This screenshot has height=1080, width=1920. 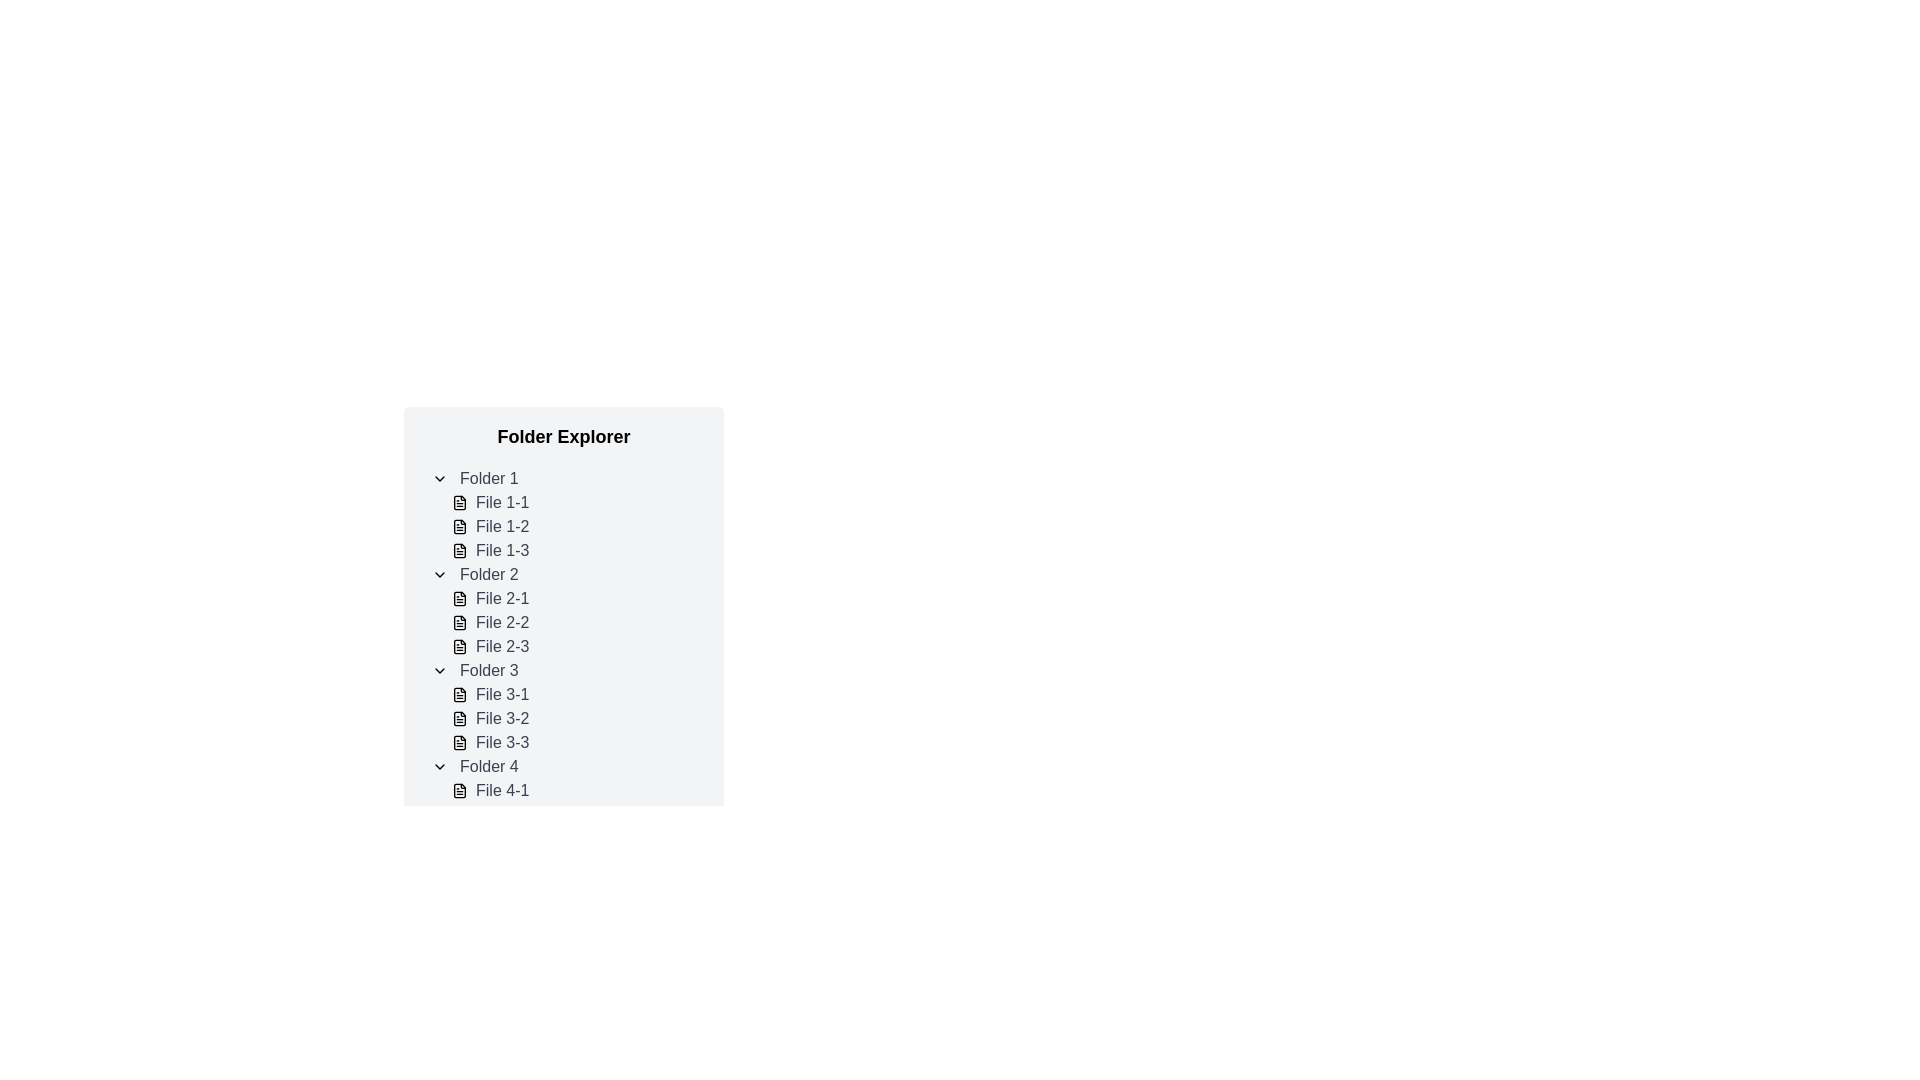 What do you see at coordinates (459, 693) in the screenshot?
I see `the file icon representing 'File 3-1' which is a minimalist document icon with a folded corner located to the left of the text label` at bounding box center [459, 693].